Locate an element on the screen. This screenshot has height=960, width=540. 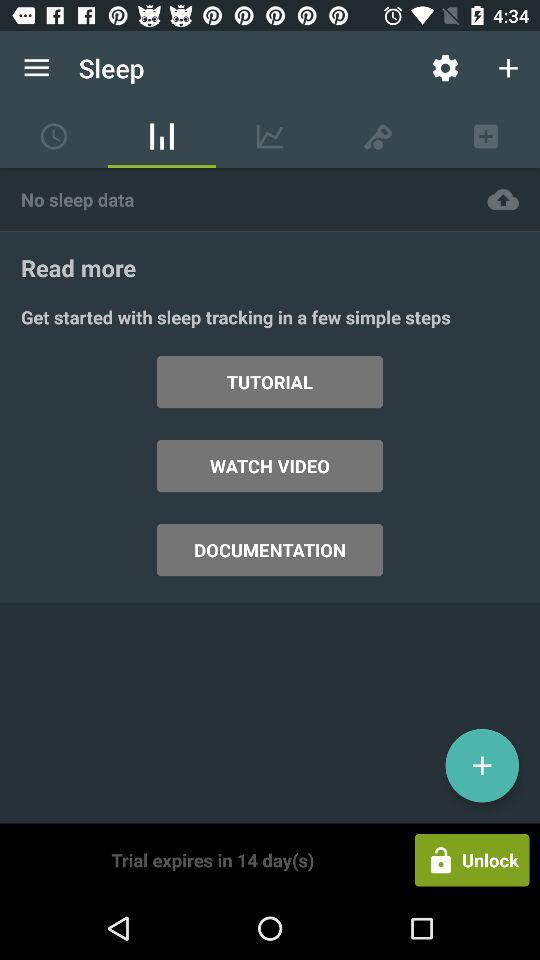
icon above read more item is located at coordinates (502, 199).